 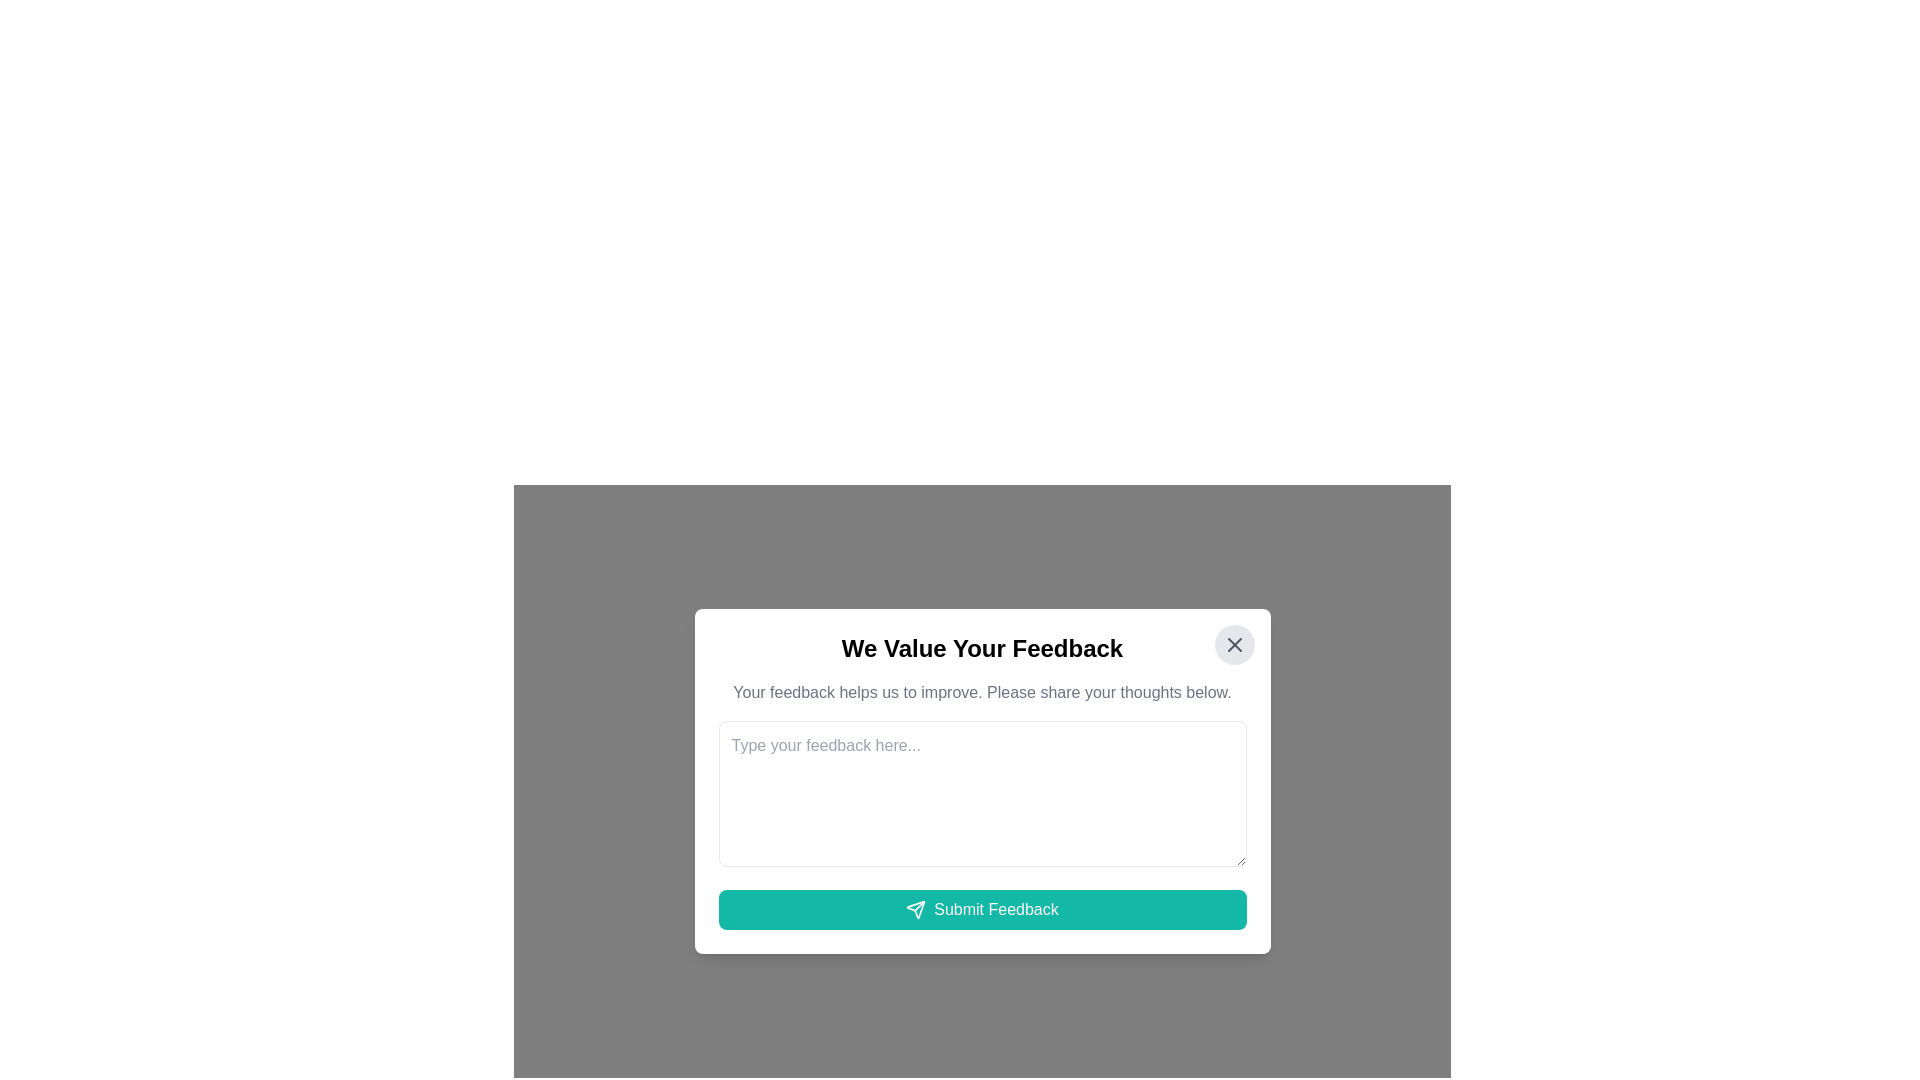 I want to click on the gray 'X' icon located in the top-right corner of the feedback dialog box titled 'We Value Your Feedback', so click(x=1233, y=644).